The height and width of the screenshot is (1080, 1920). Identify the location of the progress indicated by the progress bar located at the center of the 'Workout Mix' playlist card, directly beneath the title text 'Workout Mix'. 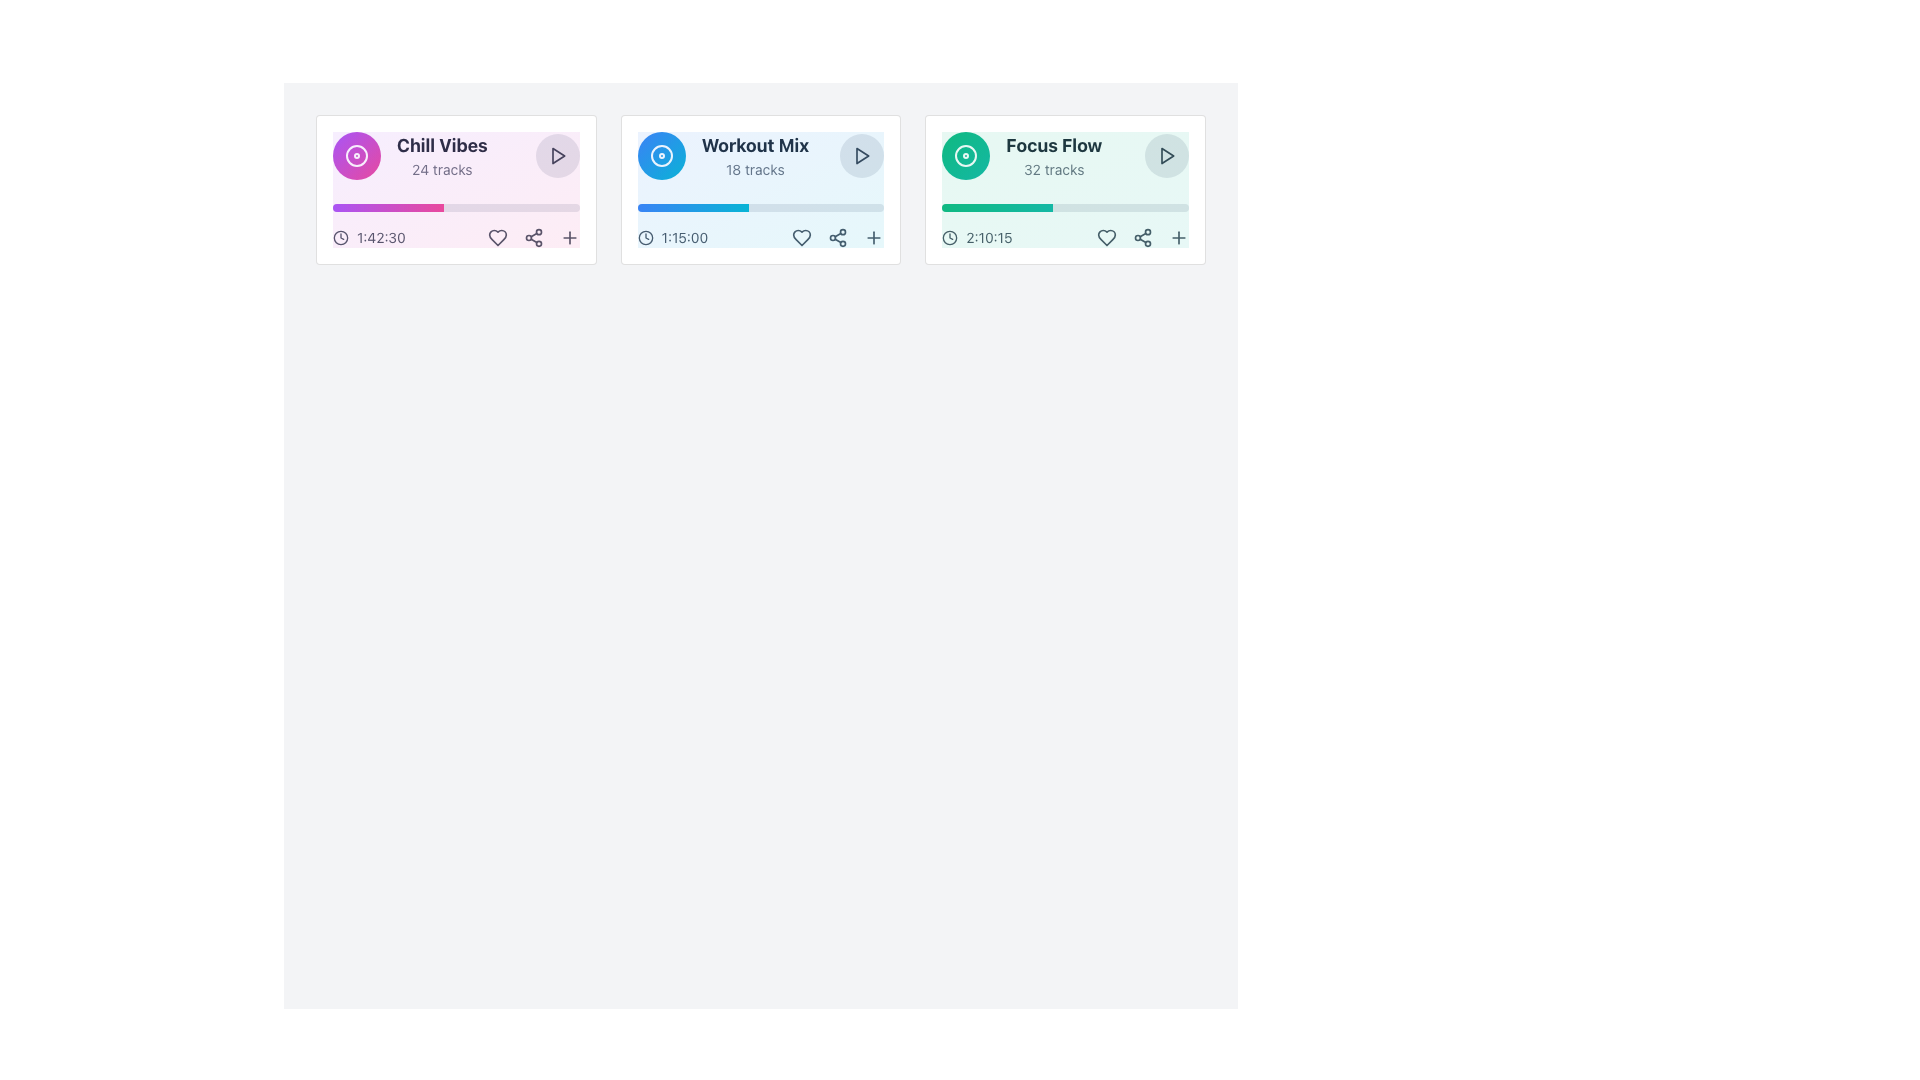
(759, 208).